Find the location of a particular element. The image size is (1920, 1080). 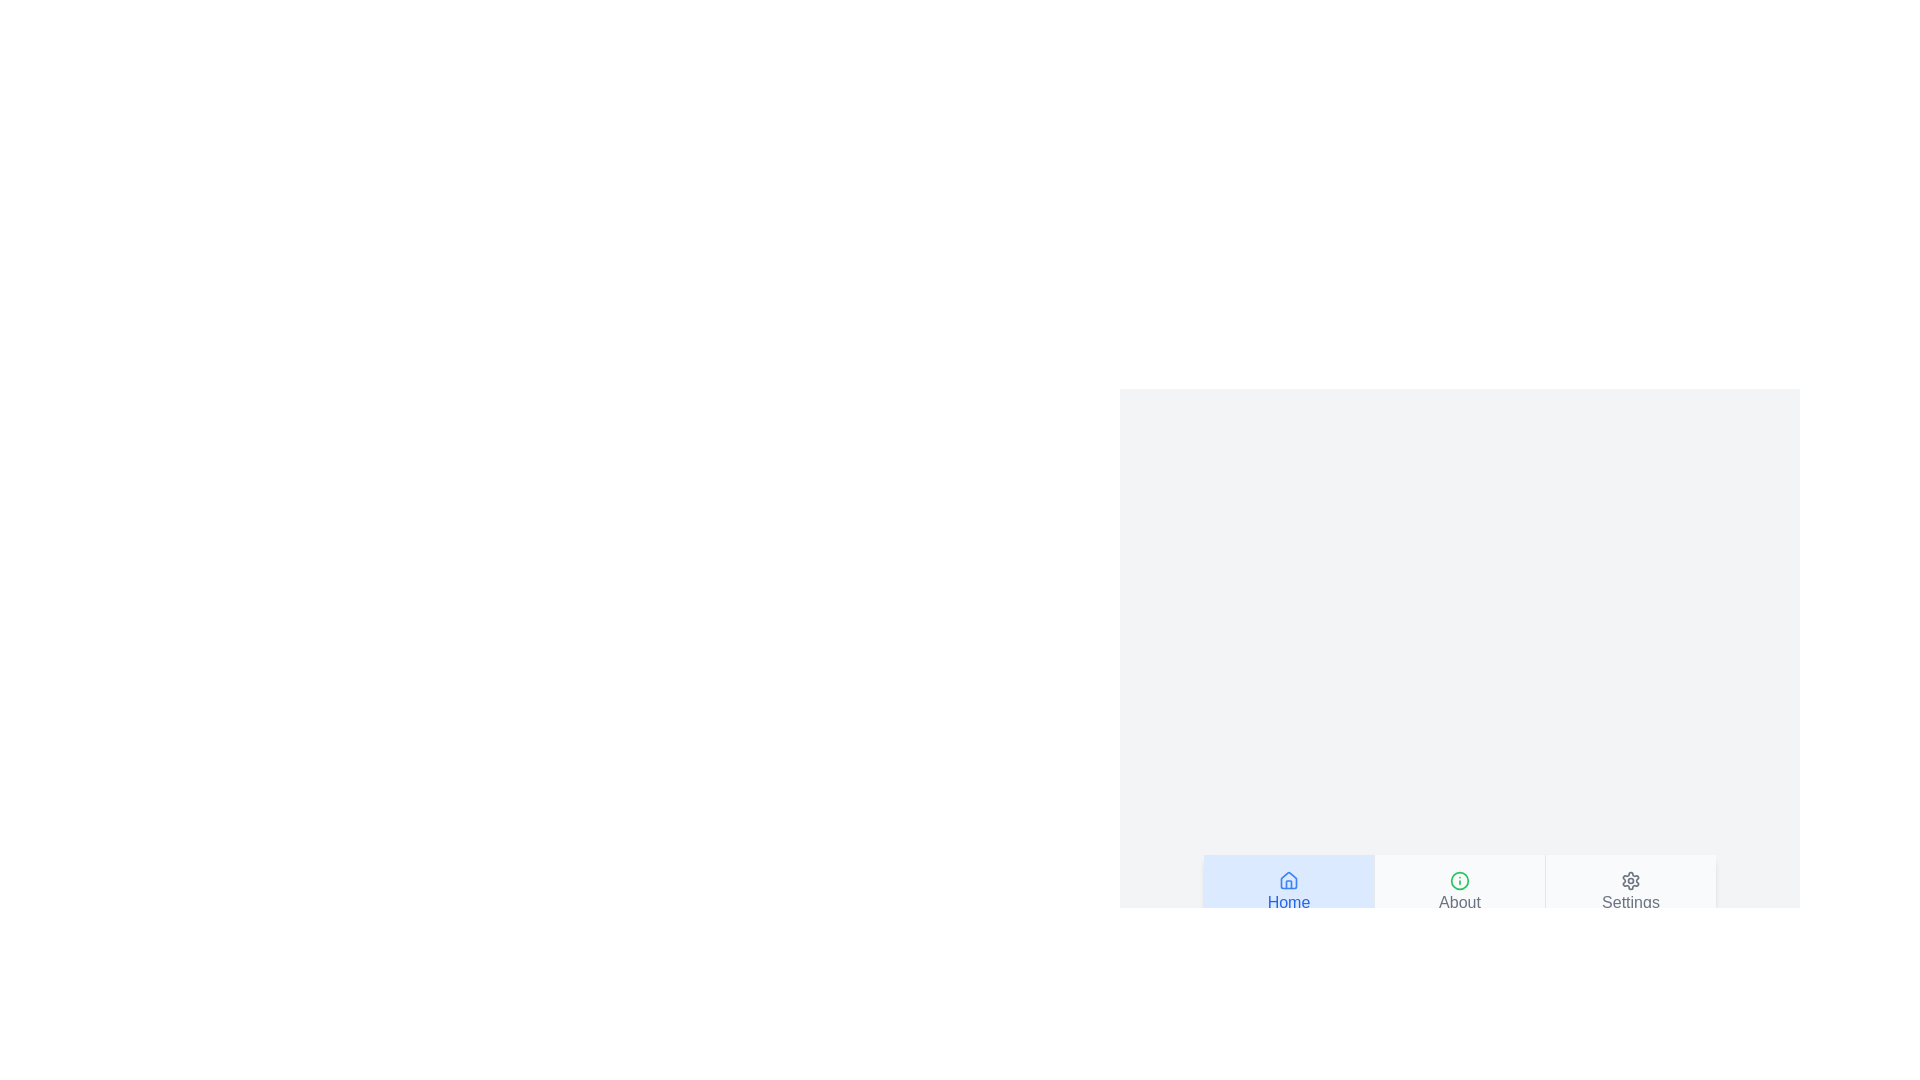

the tab button labeled About is located at coordinates (1459, 891).